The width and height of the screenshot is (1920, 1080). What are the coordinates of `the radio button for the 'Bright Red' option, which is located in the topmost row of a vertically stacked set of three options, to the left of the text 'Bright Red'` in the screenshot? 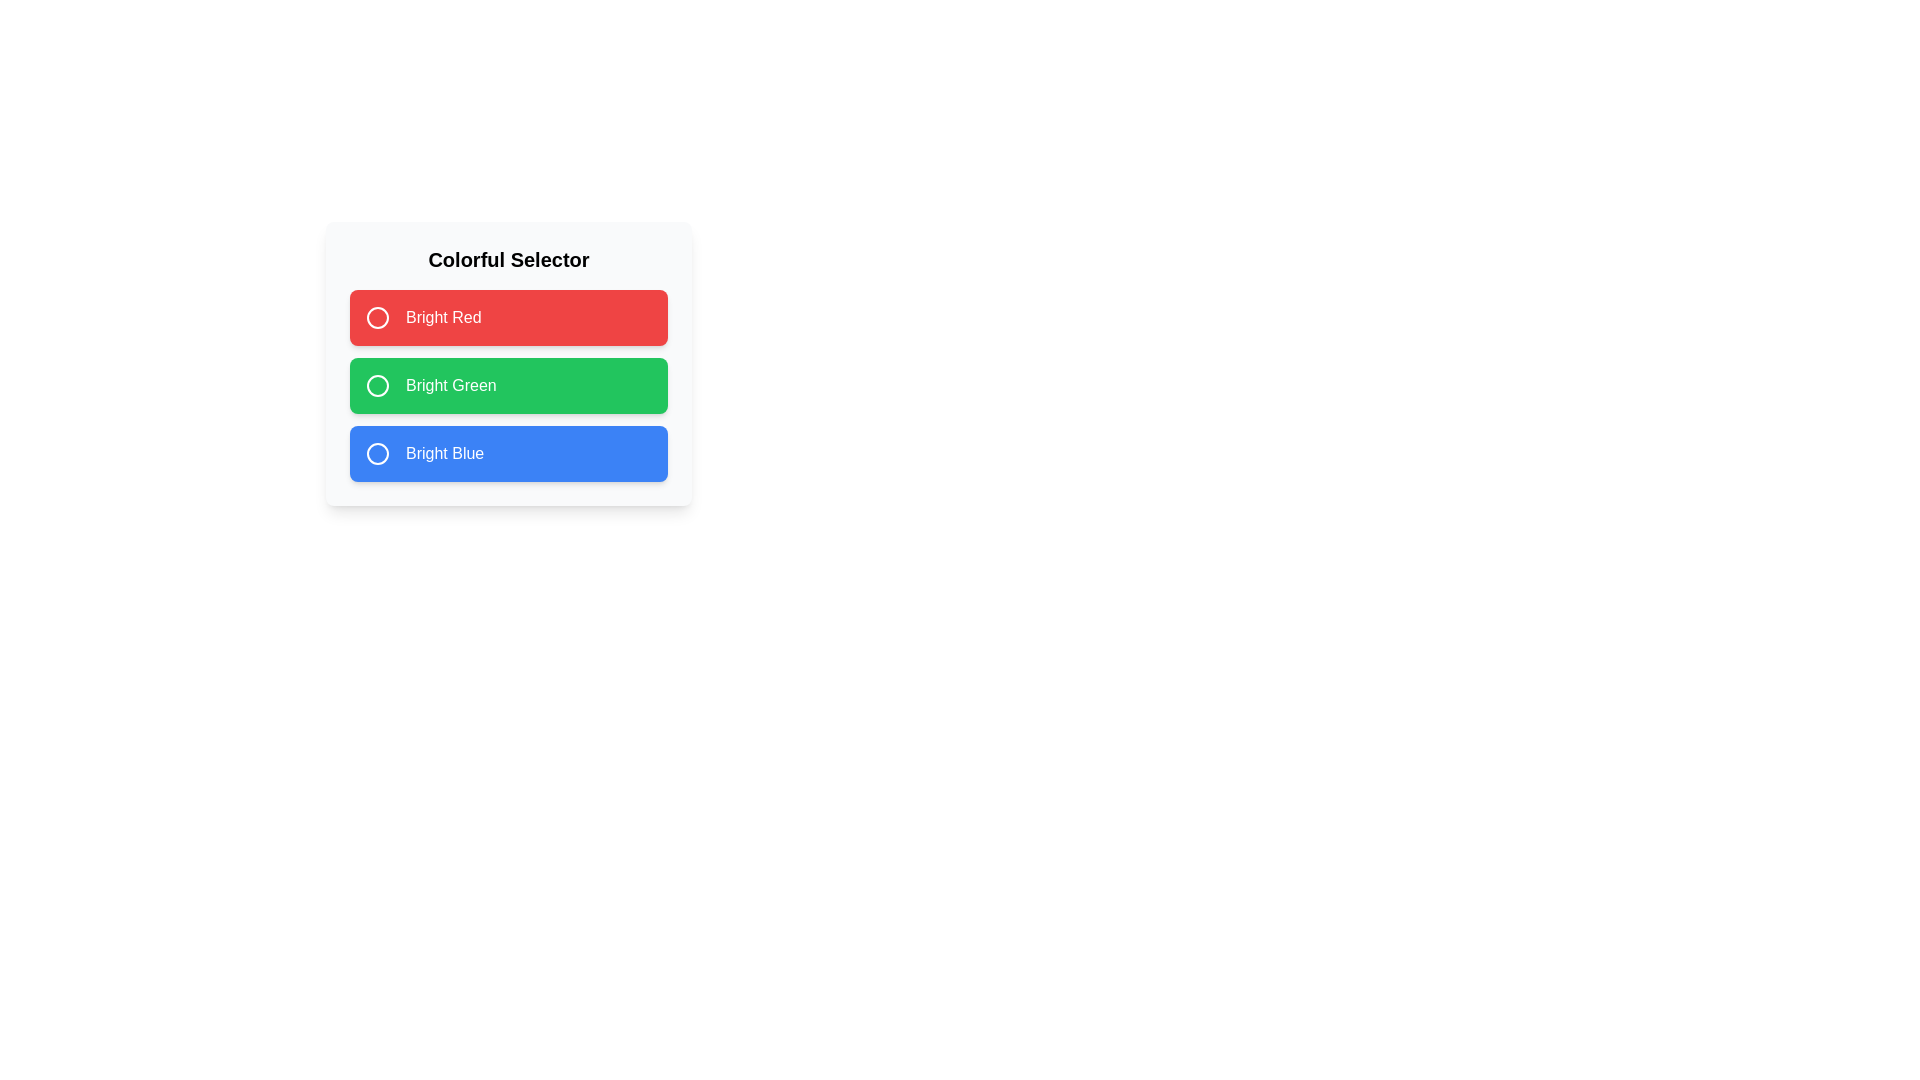 It's located at (378, 316).